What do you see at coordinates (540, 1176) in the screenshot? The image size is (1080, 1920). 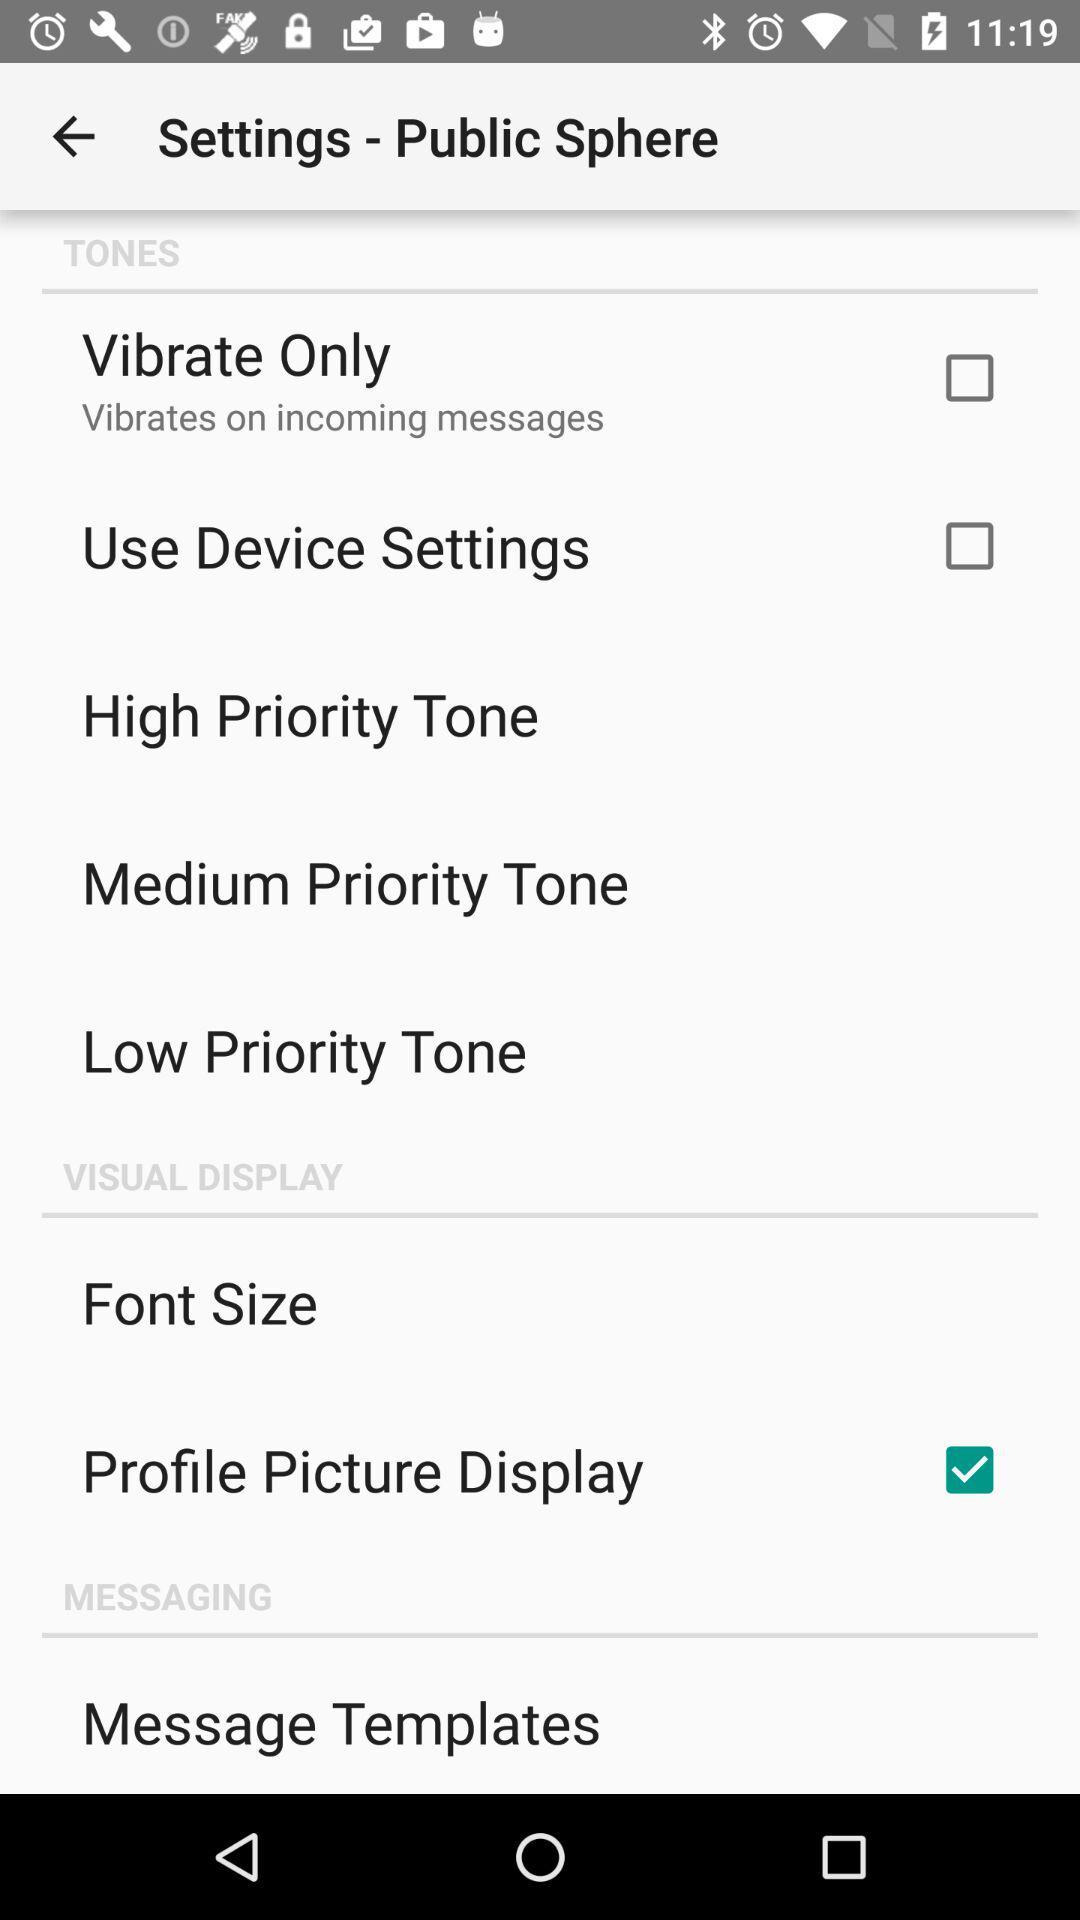 I see `the item below low priority tone item` at bounding box center [540, 1176].